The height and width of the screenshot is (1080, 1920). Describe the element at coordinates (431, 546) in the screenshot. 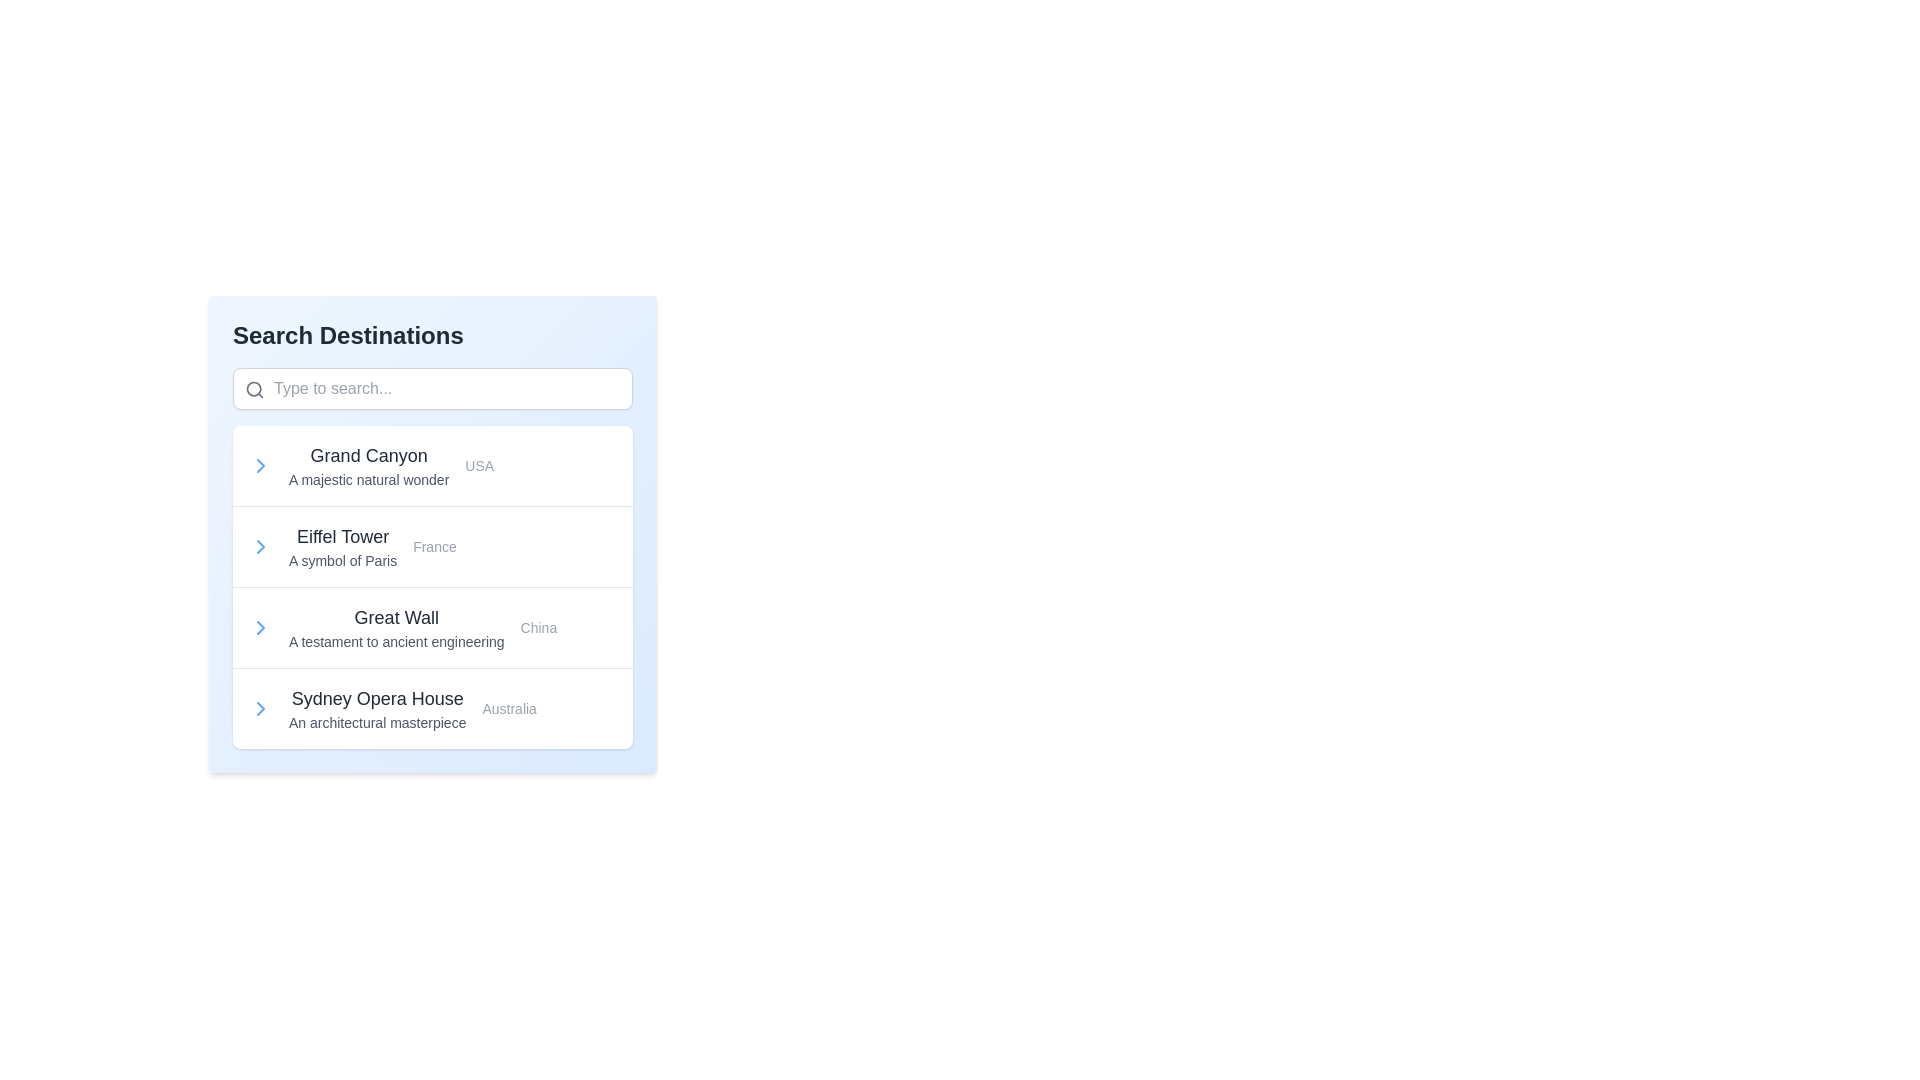

I see `the second item in the vertical navigation panel that represents the Eiffel Tower` at that location.